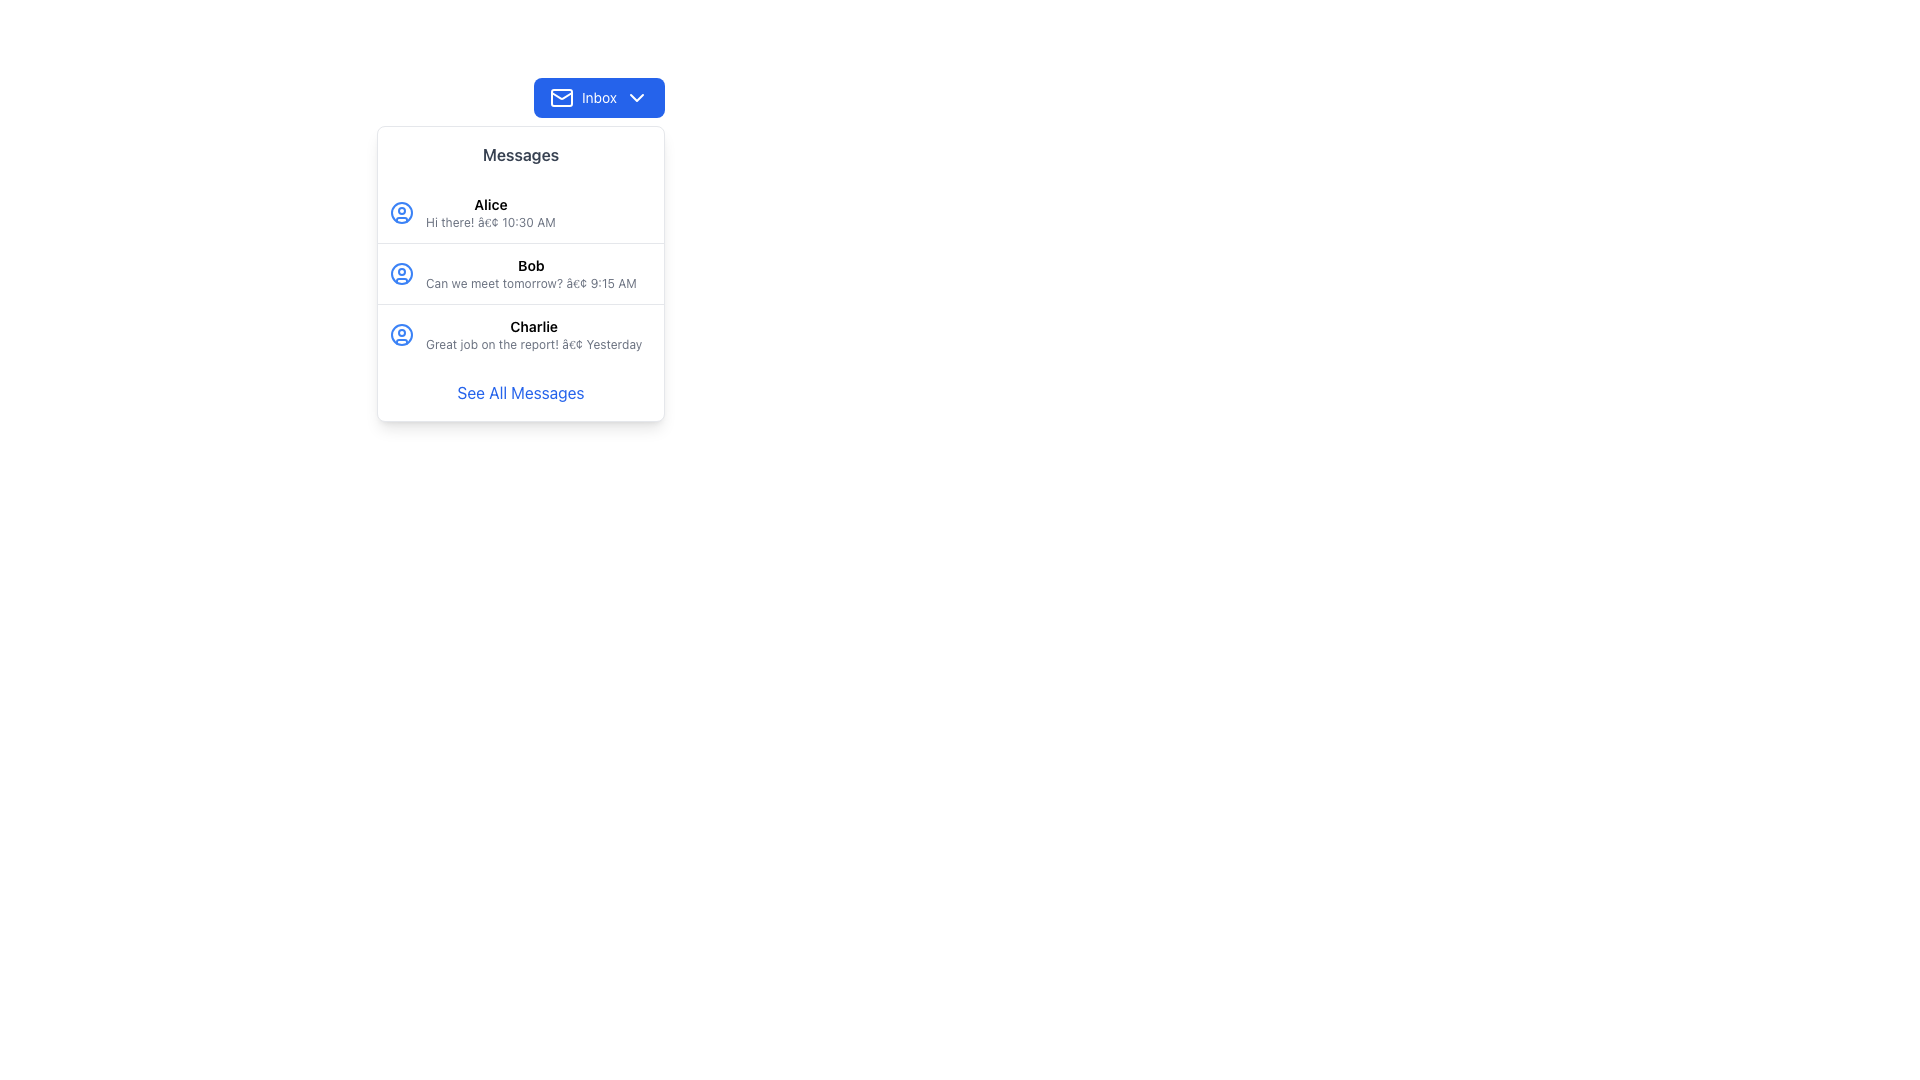  What do you see at coordinates (401, 334) in the screenshot?
I see `the avatar icon representing the sender Charlie, located to the left of the message 'Charlie Great job on the report! • Yesterday' in the list of messages` at bounding box center [401, 334].